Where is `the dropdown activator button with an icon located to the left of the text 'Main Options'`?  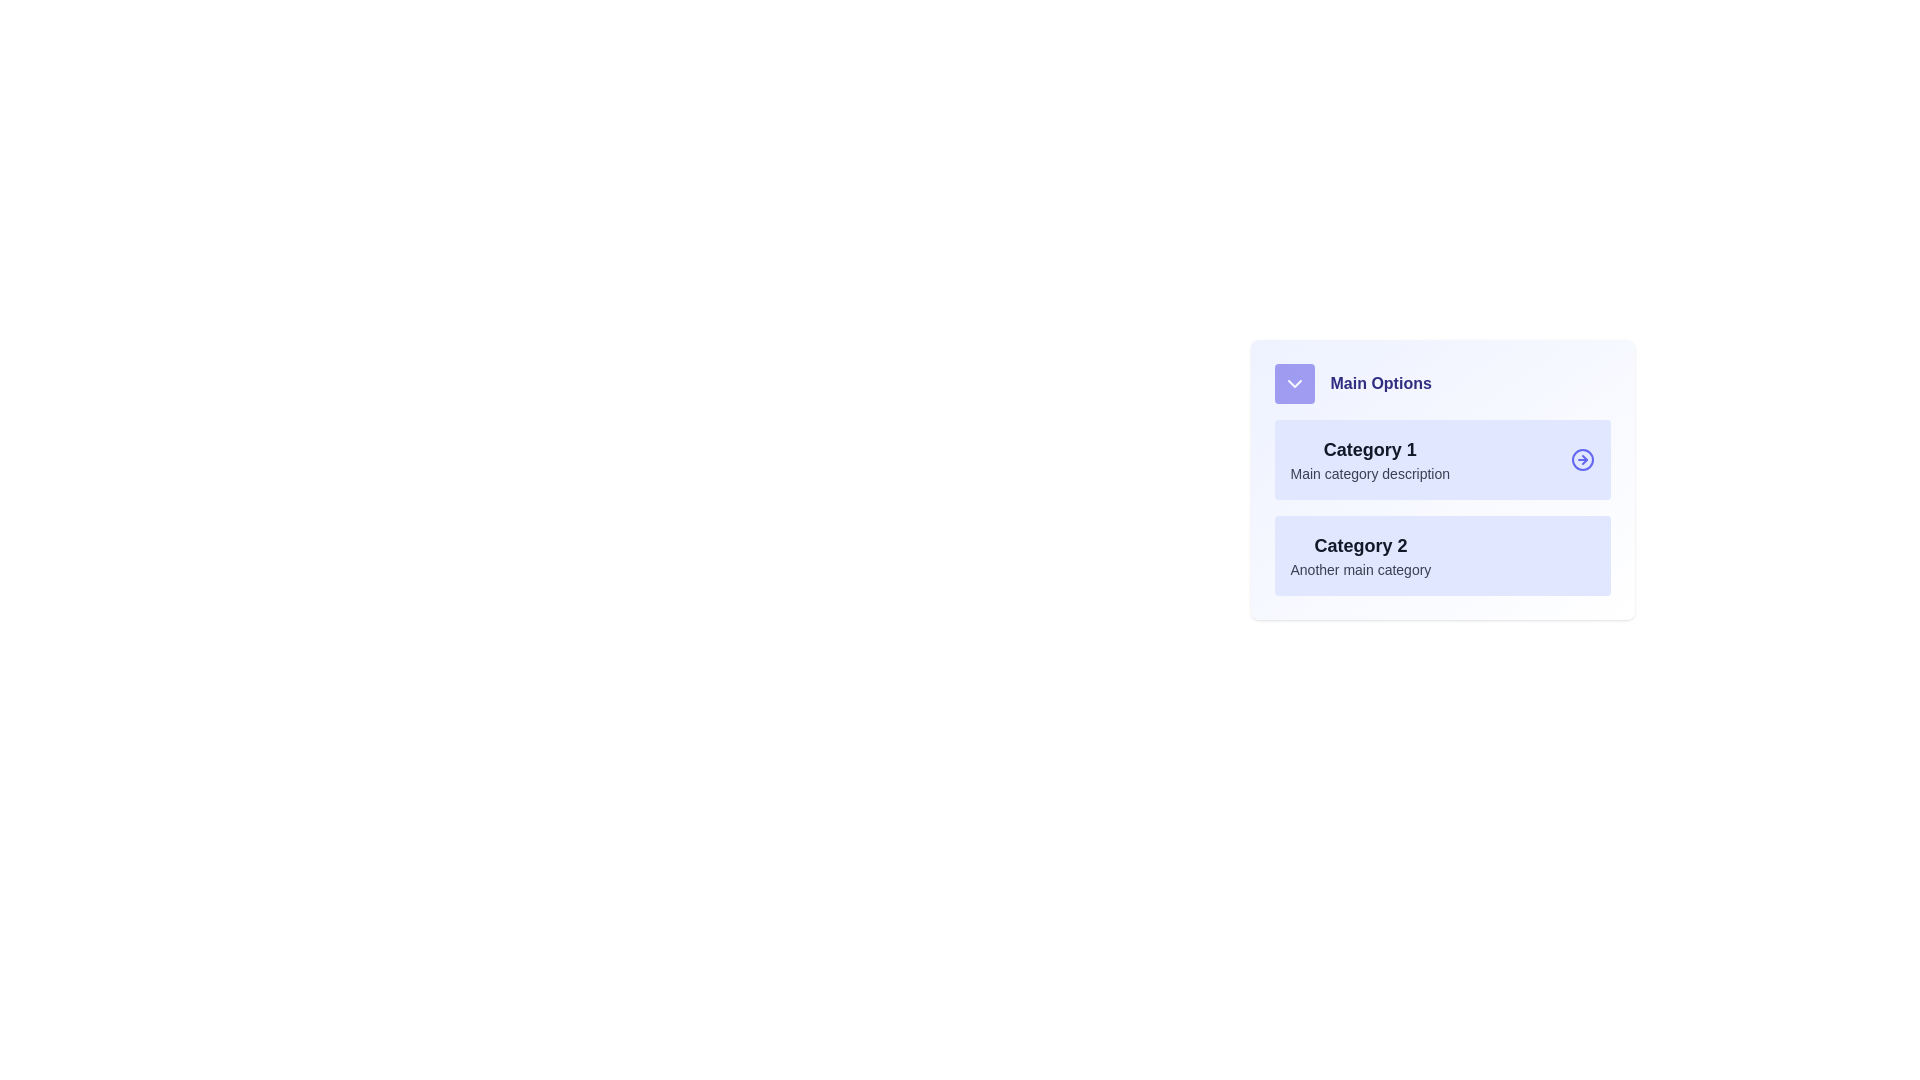 the dropdown activator button with an icon located to the left of the text 'Main Options' is located at coordinates (1294, 384).